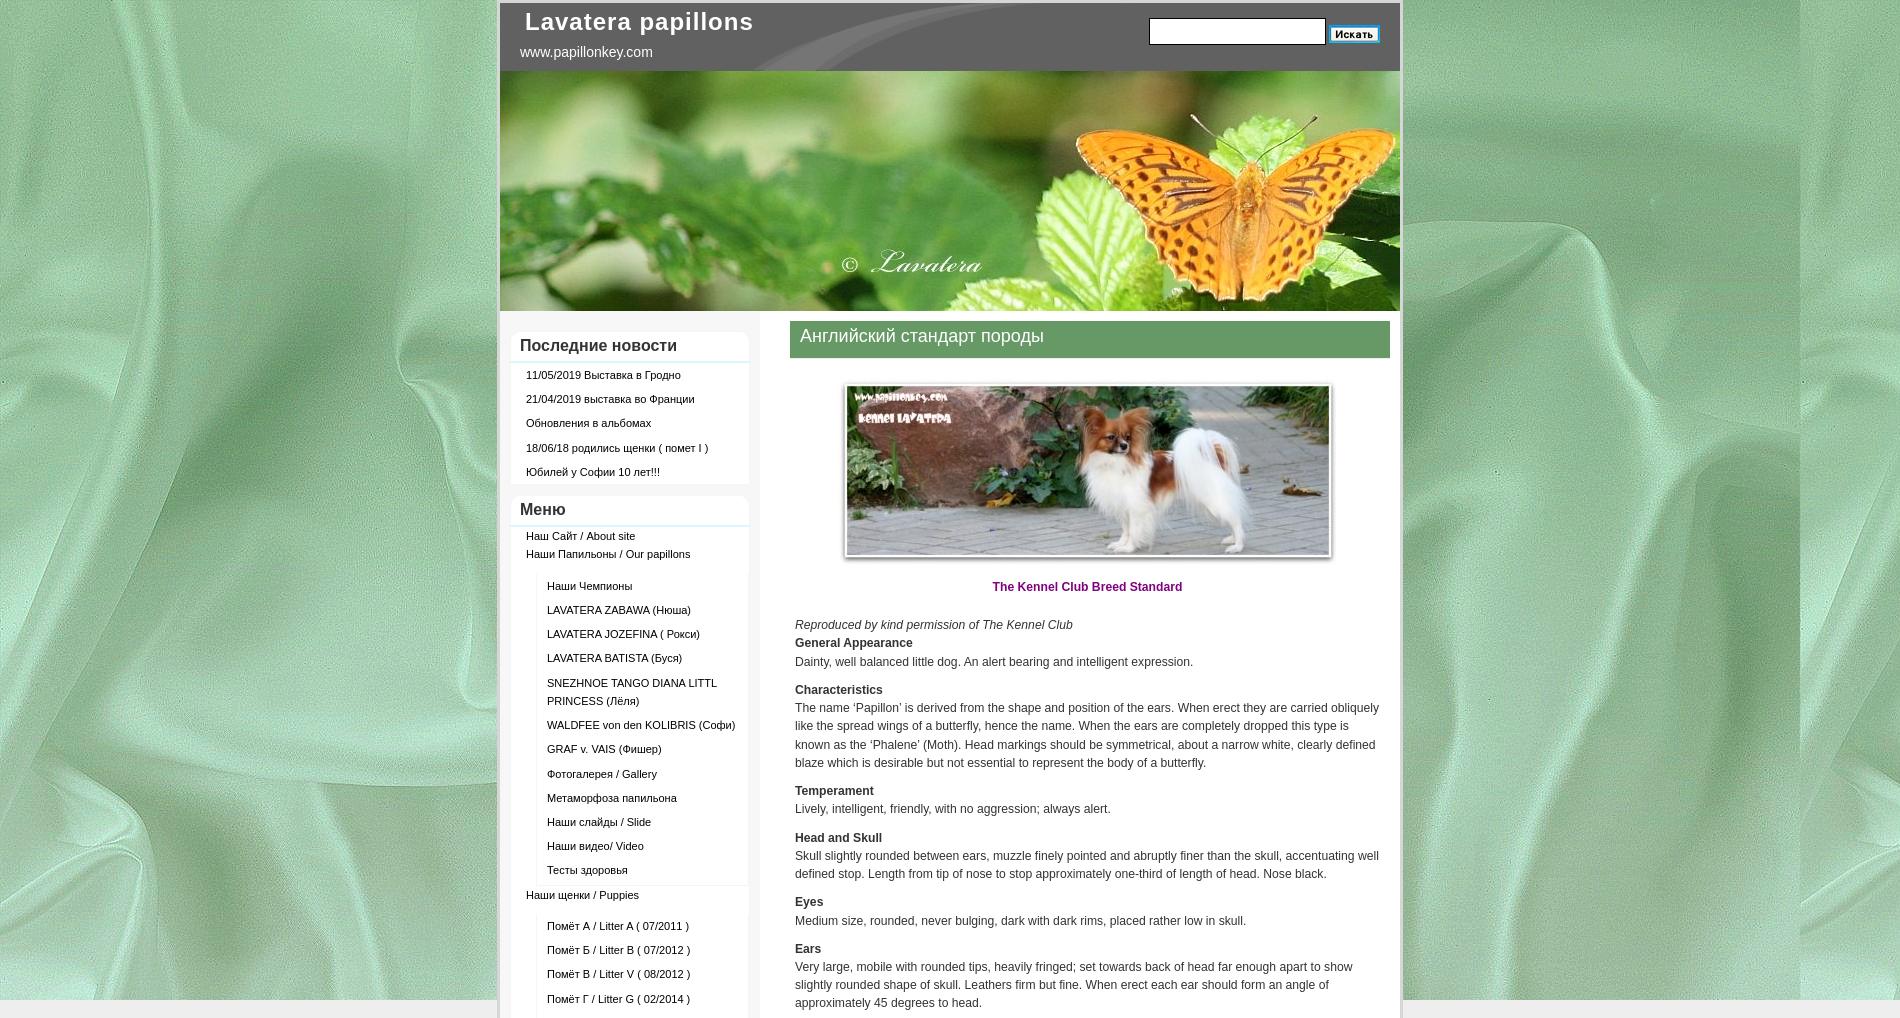  I want to click on 'Помёт А / Litter A ( 07/2011 )', so click(618, 923).